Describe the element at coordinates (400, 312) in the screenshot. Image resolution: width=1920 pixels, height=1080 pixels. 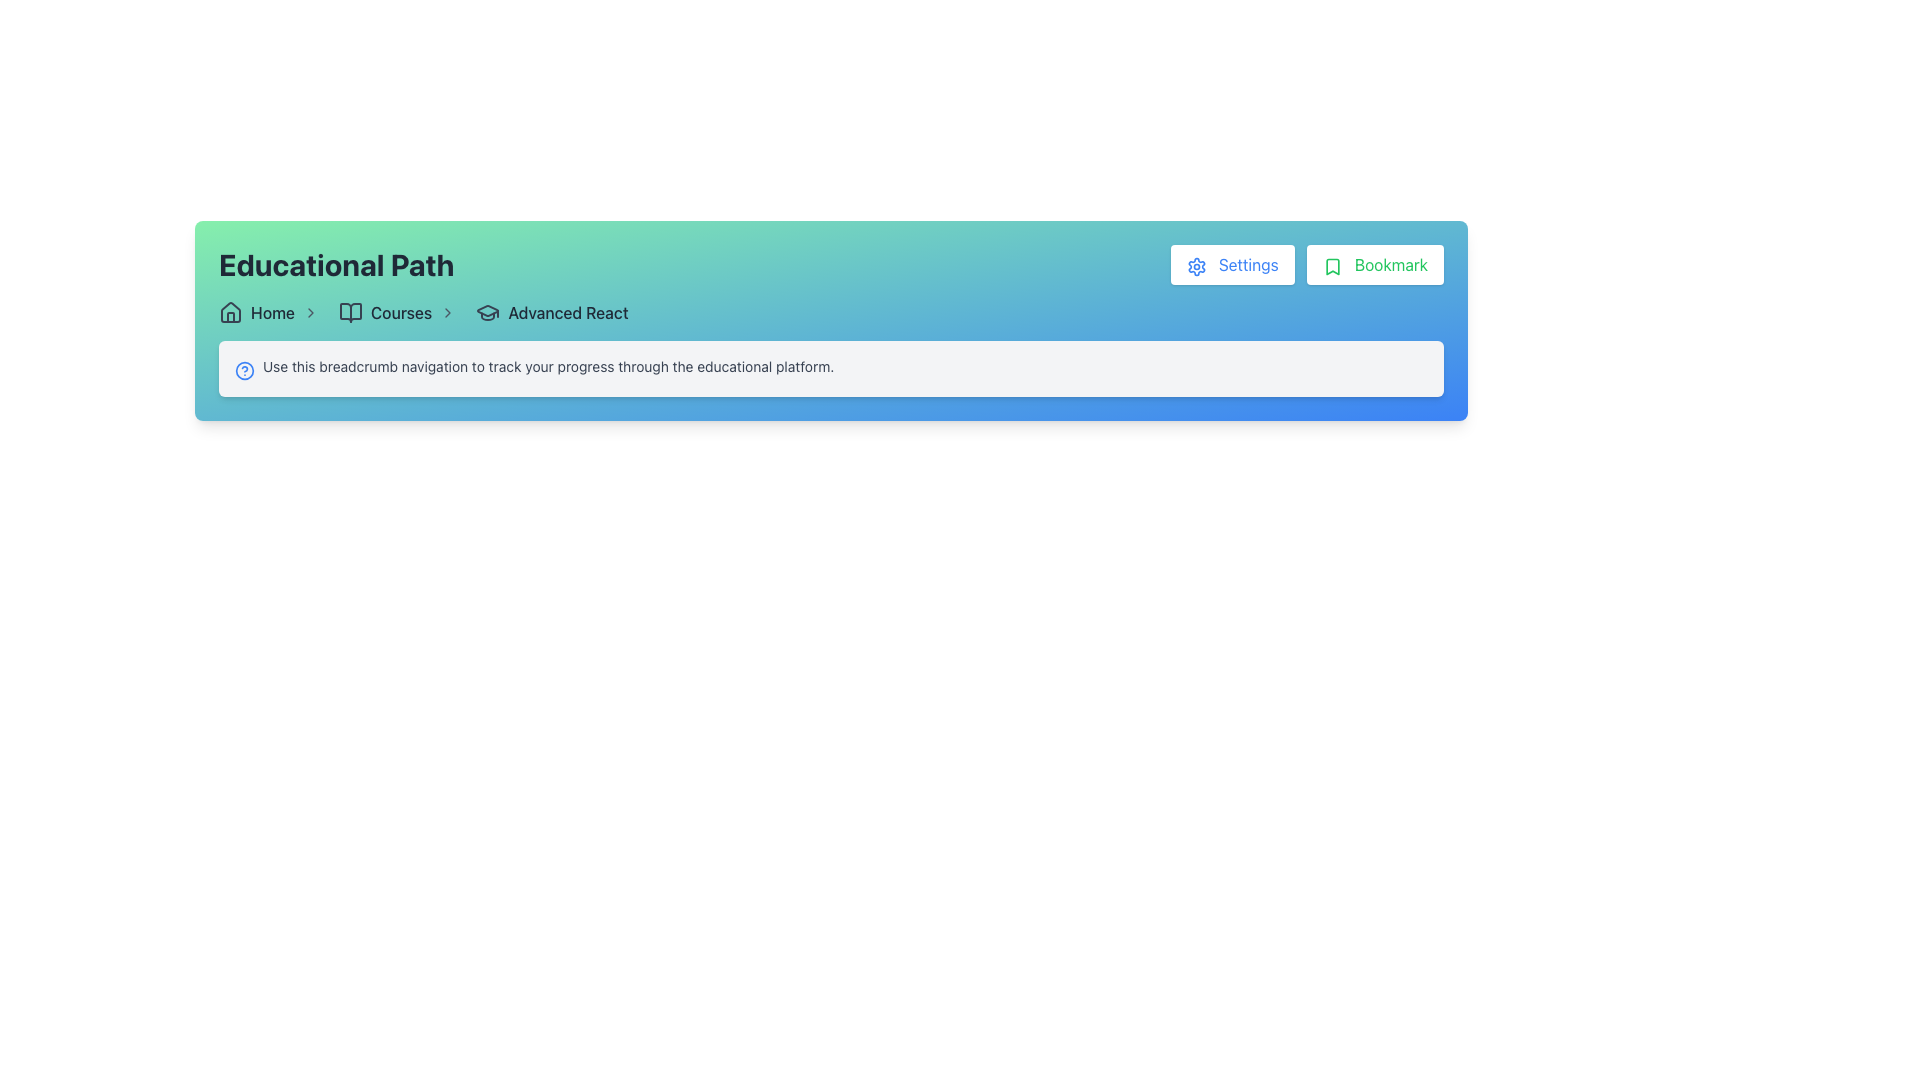
I see `the Breadcrumb Item labeled 'Courses' which consists of an open book icon and is located between 'Home' and 'Advanced React'` at that location.